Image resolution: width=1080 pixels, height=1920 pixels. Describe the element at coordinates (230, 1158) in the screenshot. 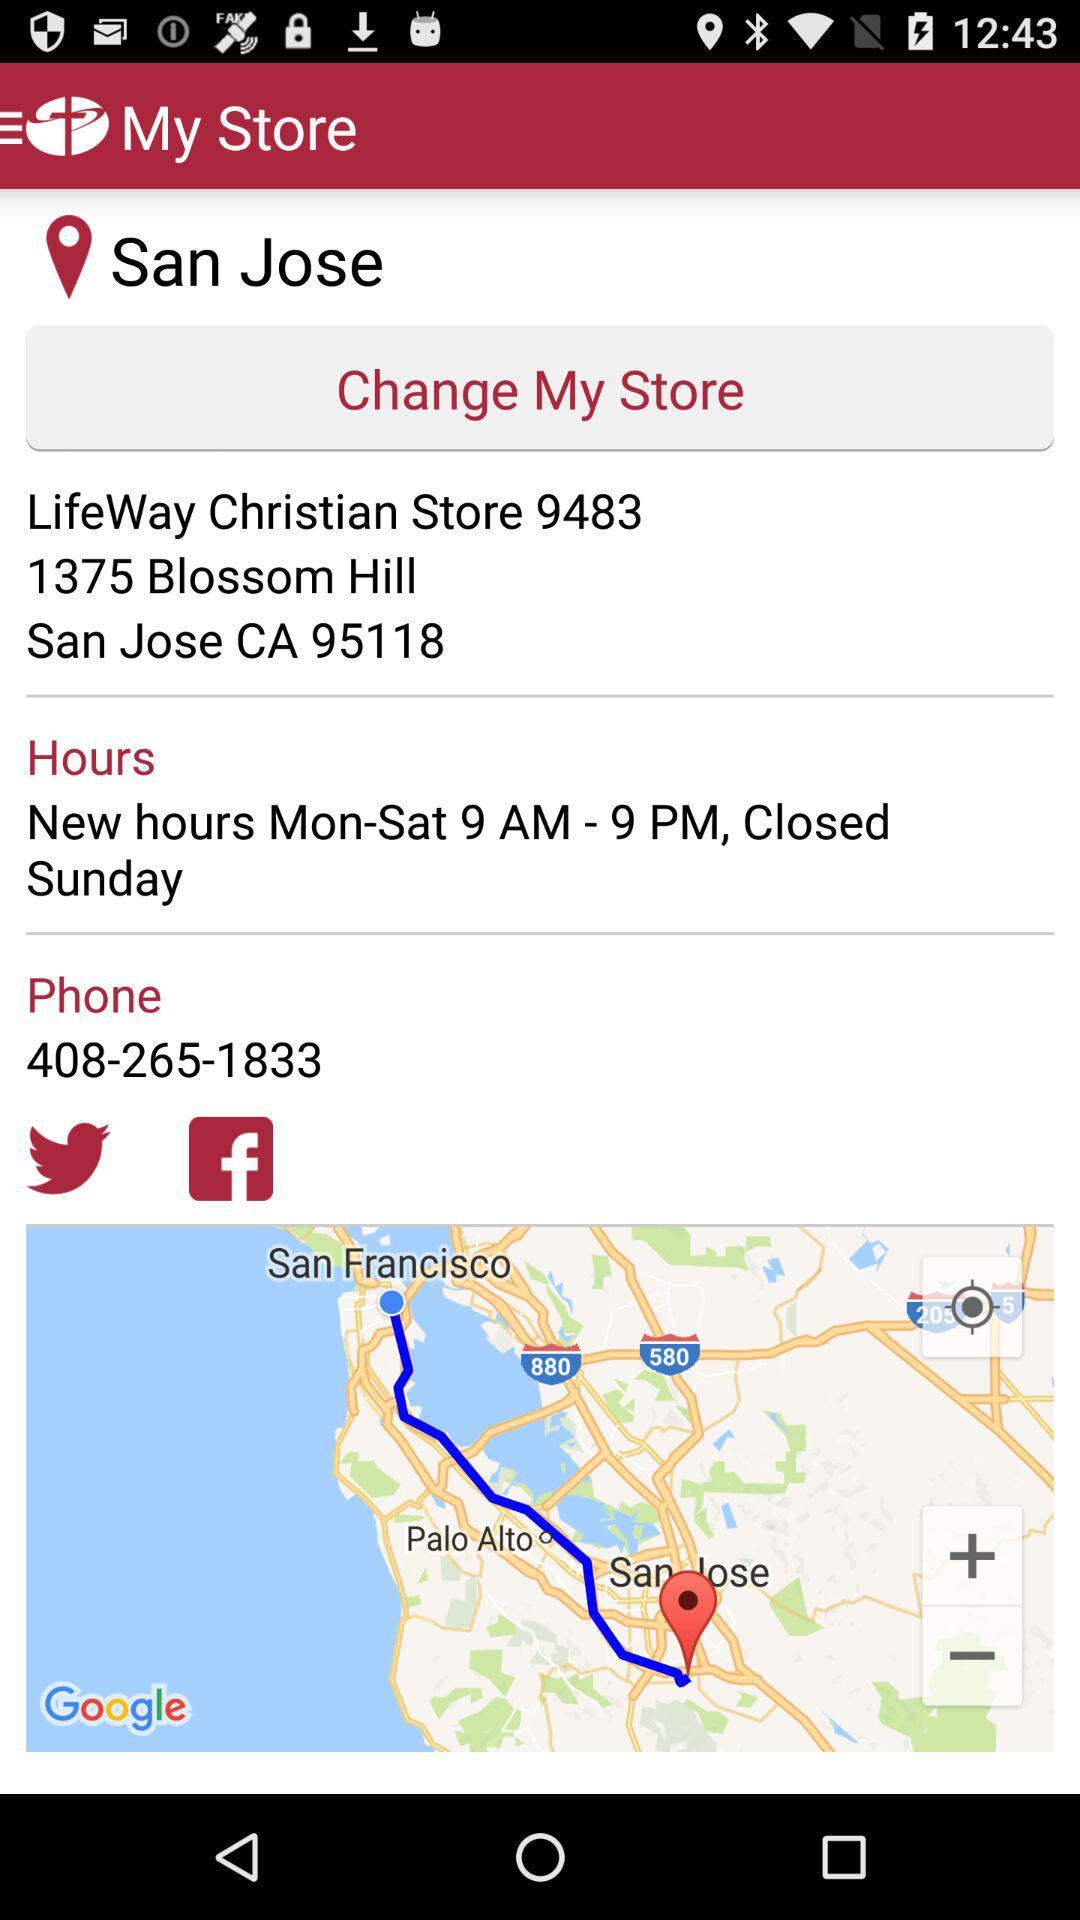

I see `facebook page` at that location.